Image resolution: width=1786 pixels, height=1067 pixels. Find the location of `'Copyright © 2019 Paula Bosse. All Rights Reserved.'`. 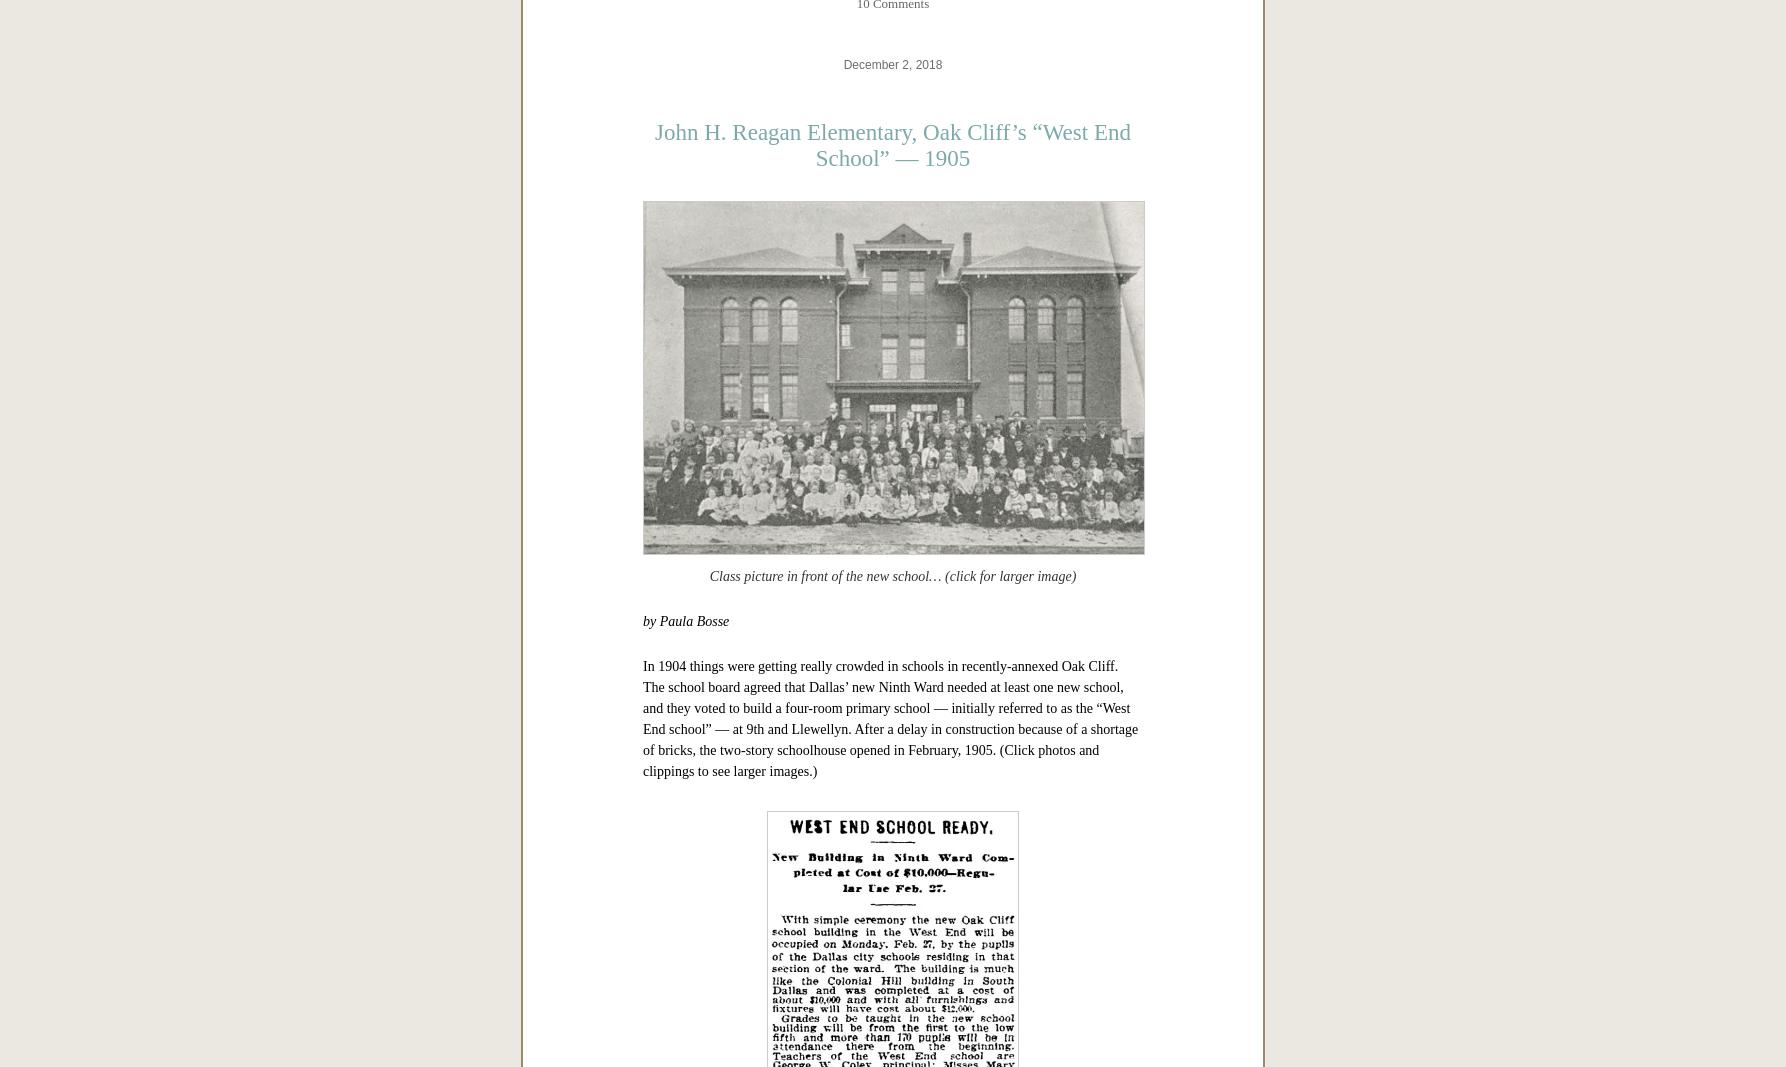

'Copyright © 2019 Paula Bosse. All Rights Reserved.' is located at coordinates (891, 405).